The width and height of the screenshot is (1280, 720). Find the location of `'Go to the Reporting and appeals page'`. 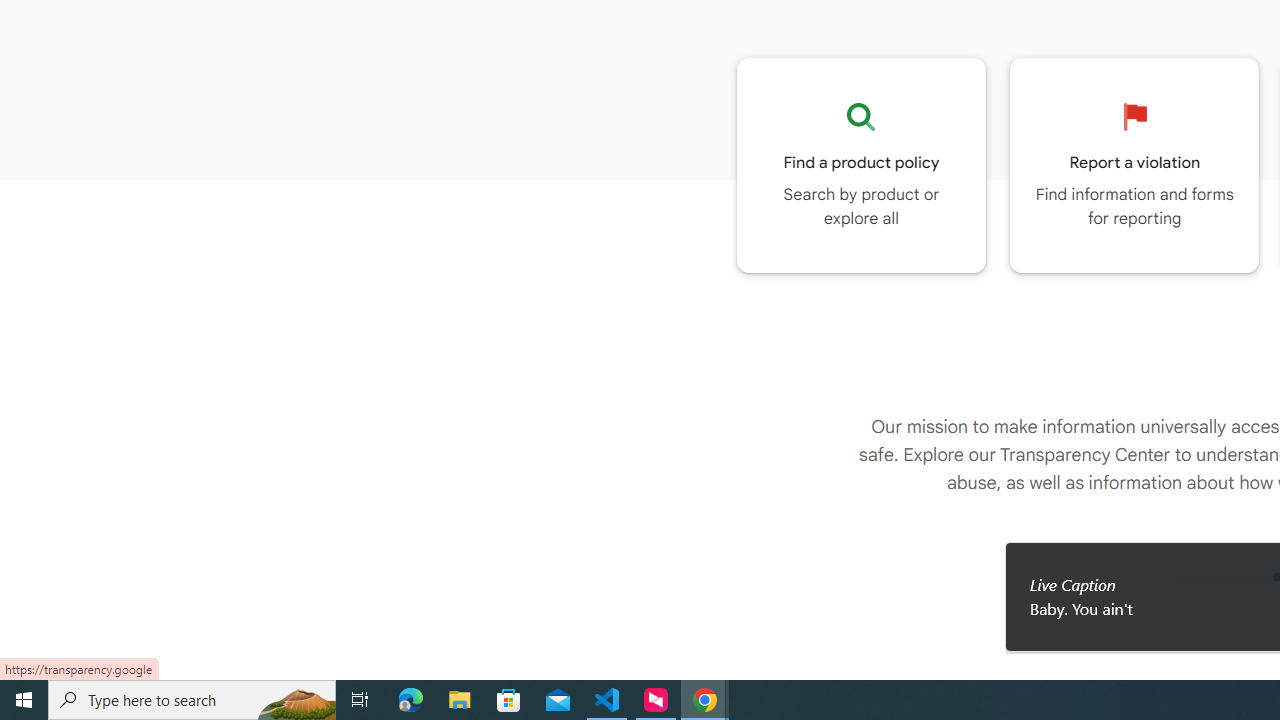

'Go to the Reporting and appeals page' is located at coordinates (1134, 164).